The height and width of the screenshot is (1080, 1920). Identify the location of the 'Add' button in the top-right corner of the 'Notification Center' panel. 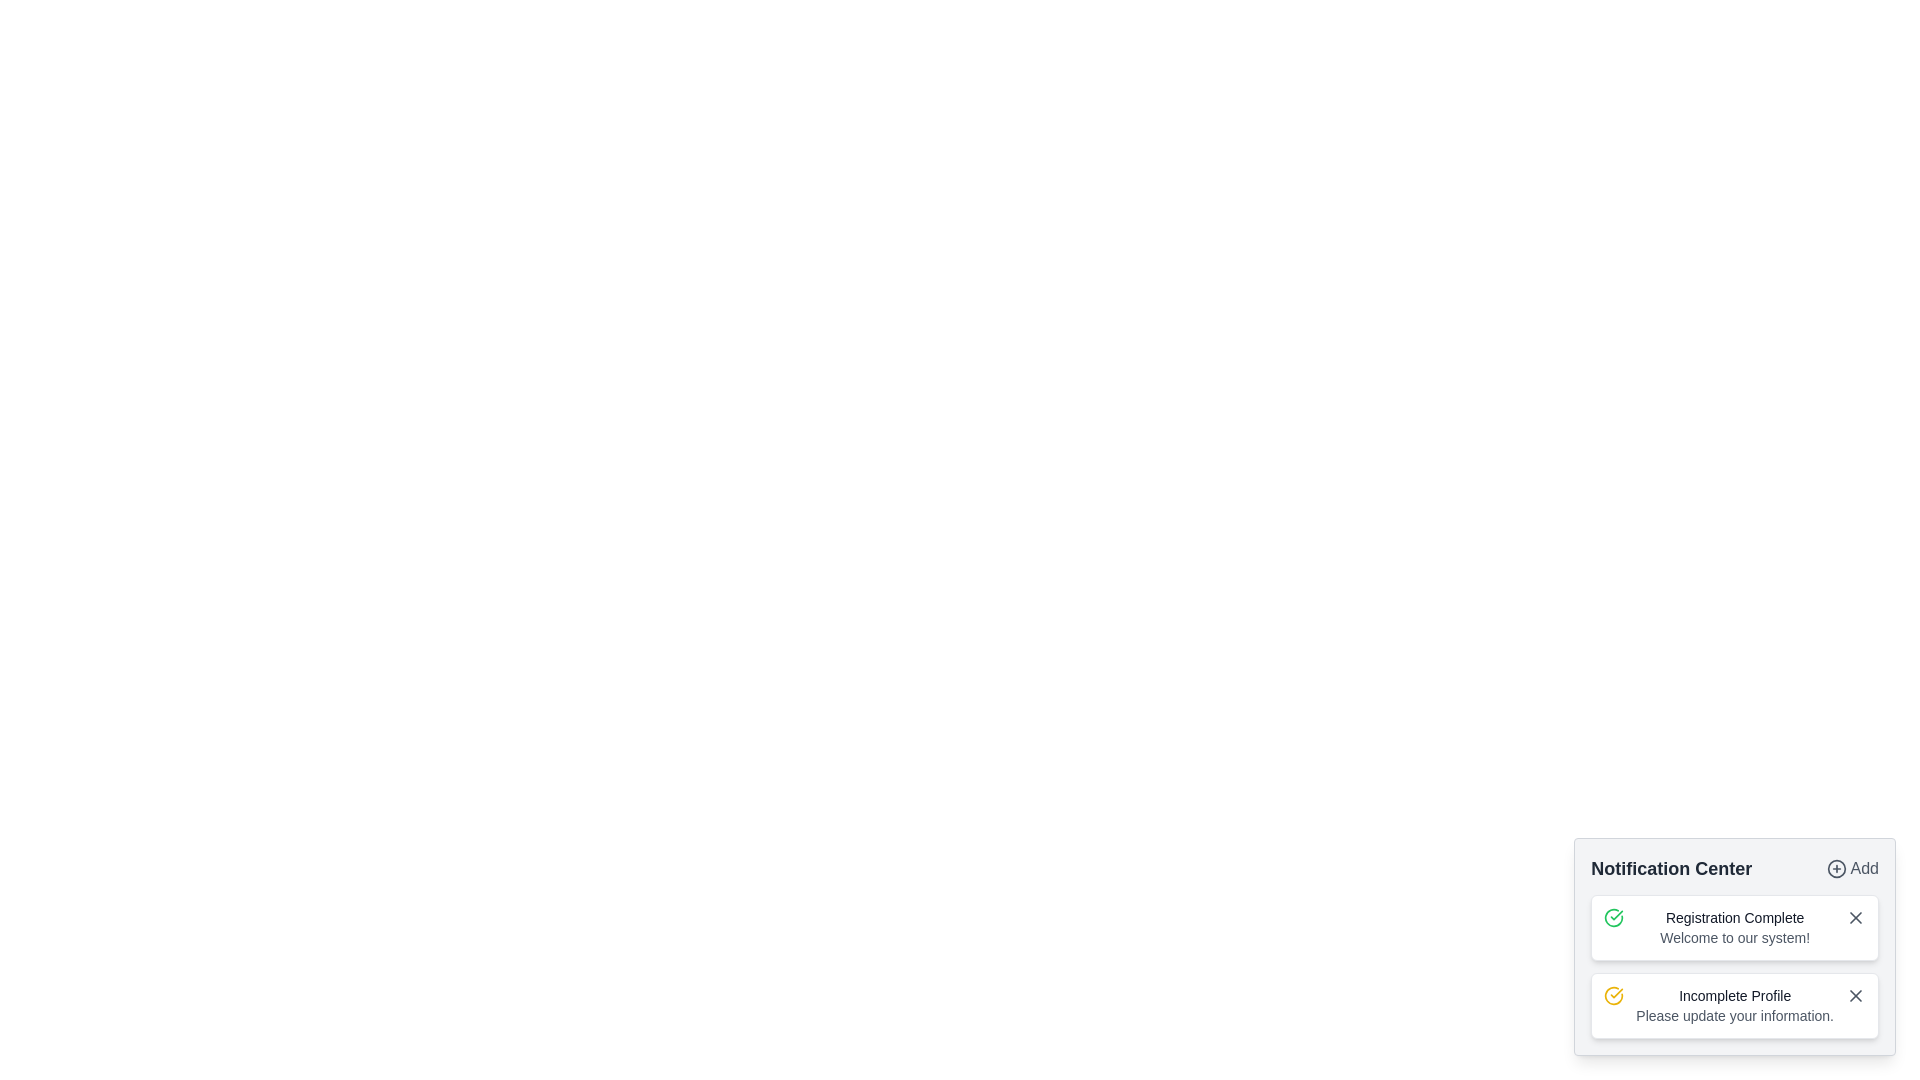
(1851, 867).